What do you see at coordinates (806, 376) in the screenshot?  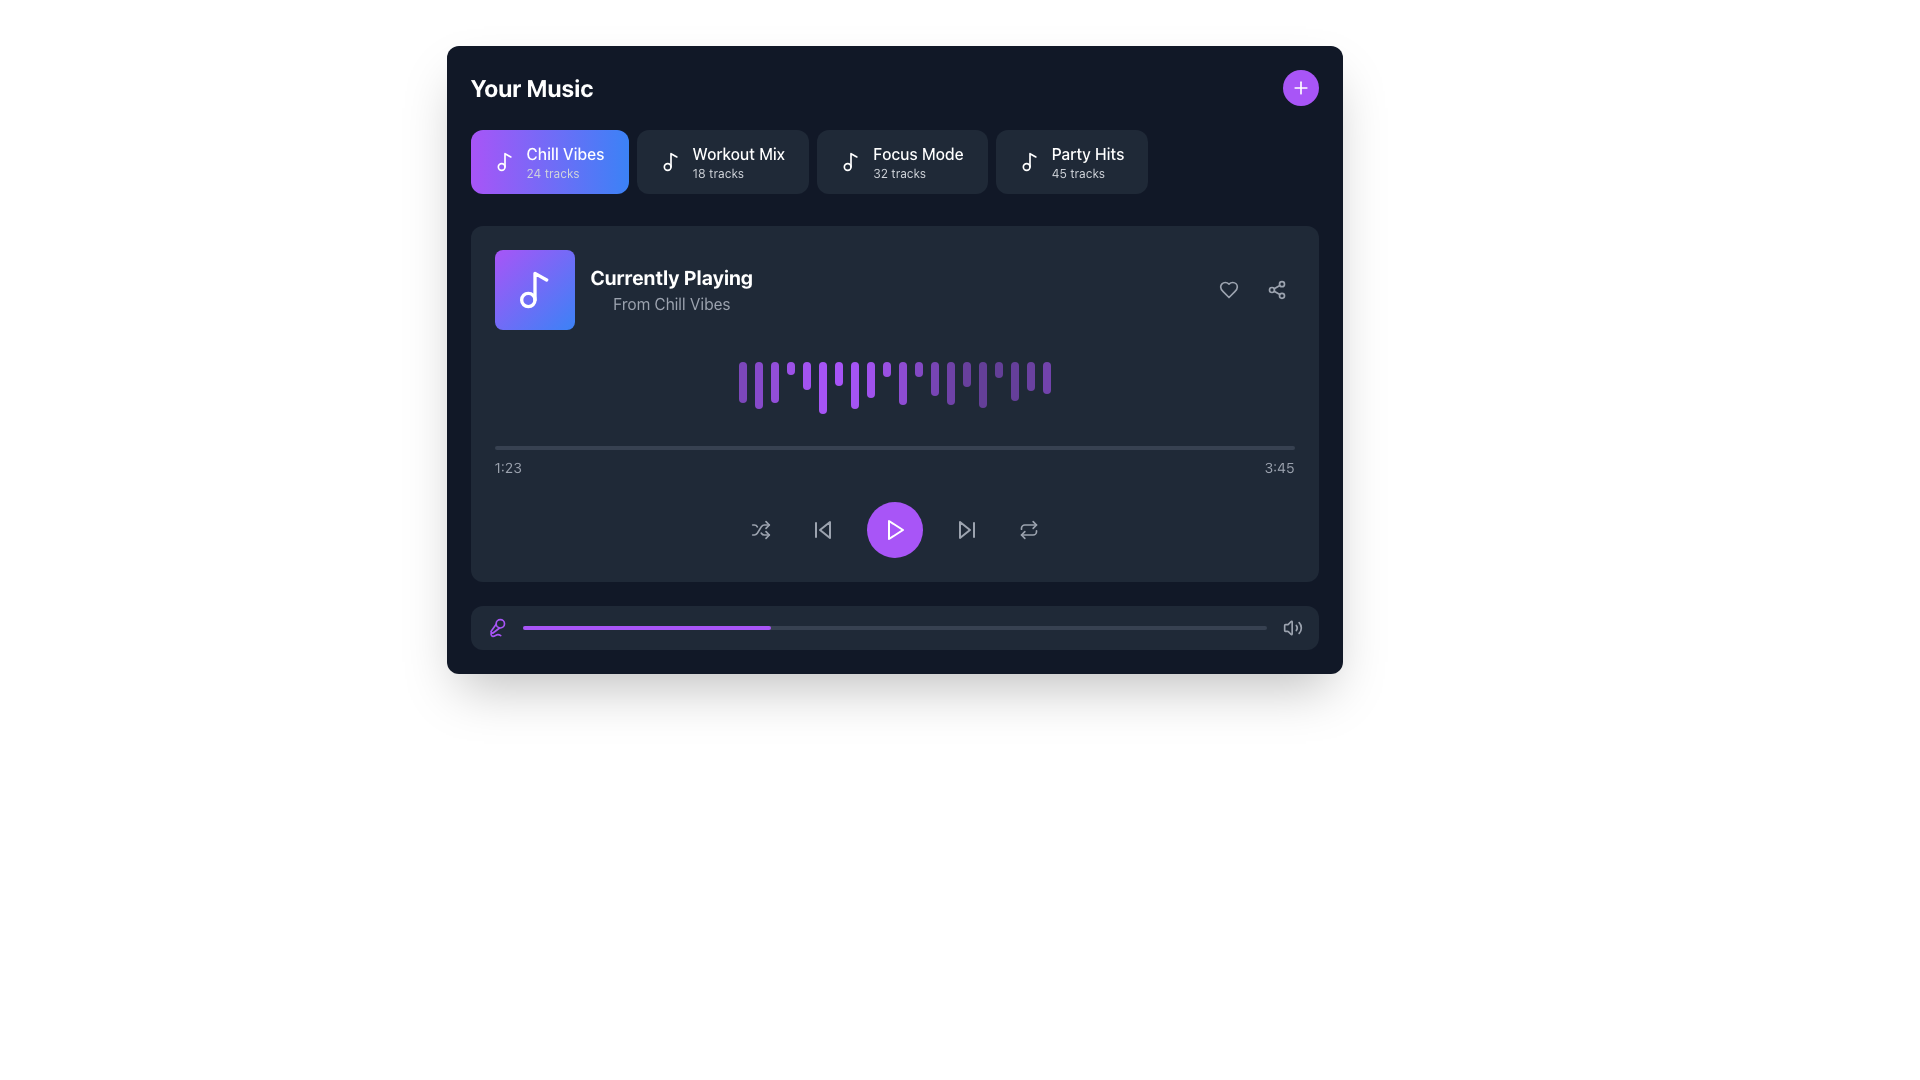 I see `the 5th vertically oriented purple bar element in the waveform visualization, which is part of the 'Currently Playing' section of the music player interface` at bounding box center [806, 376].